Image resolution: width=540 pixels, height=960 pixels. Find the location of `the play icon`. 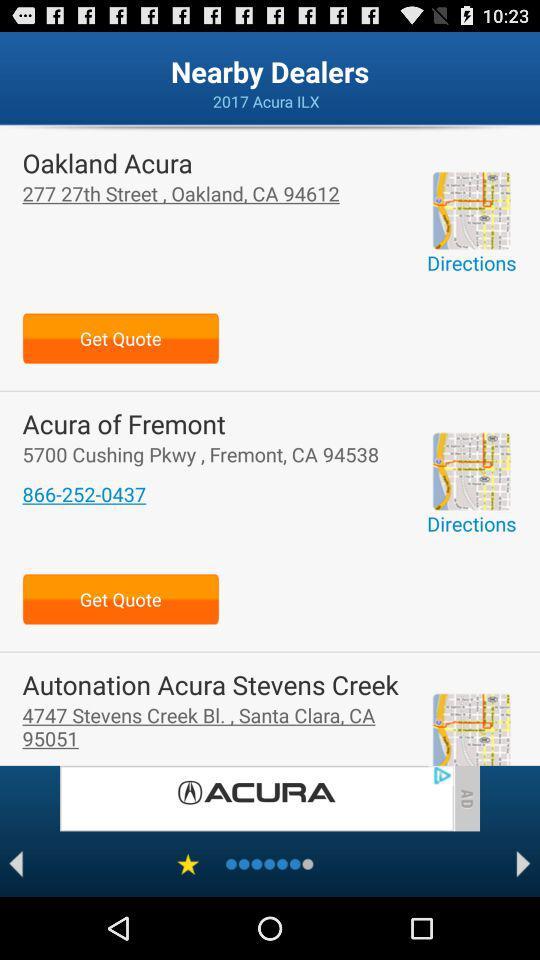

the play icon is located at coordinates (523, 924).